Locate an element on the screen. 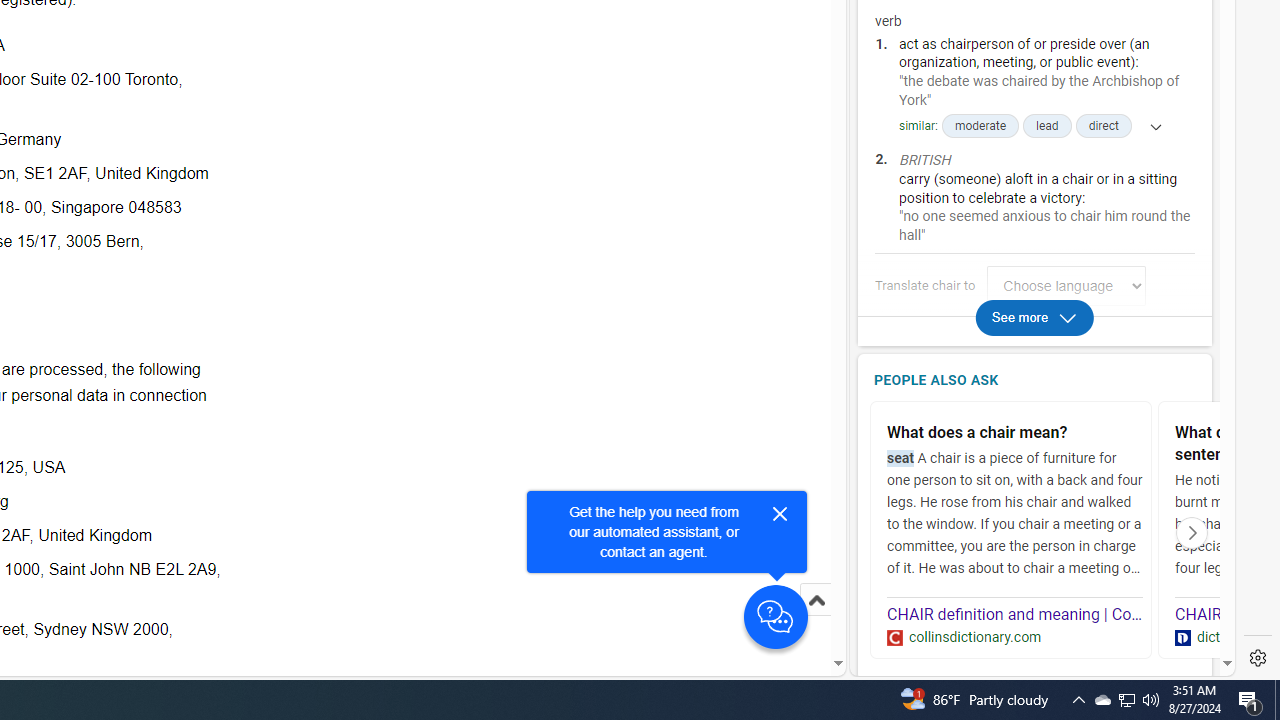 The width and height of the screenshot is (1280, 720). 'Translate chair to Choose language' is located at coordinates (1065, 286).